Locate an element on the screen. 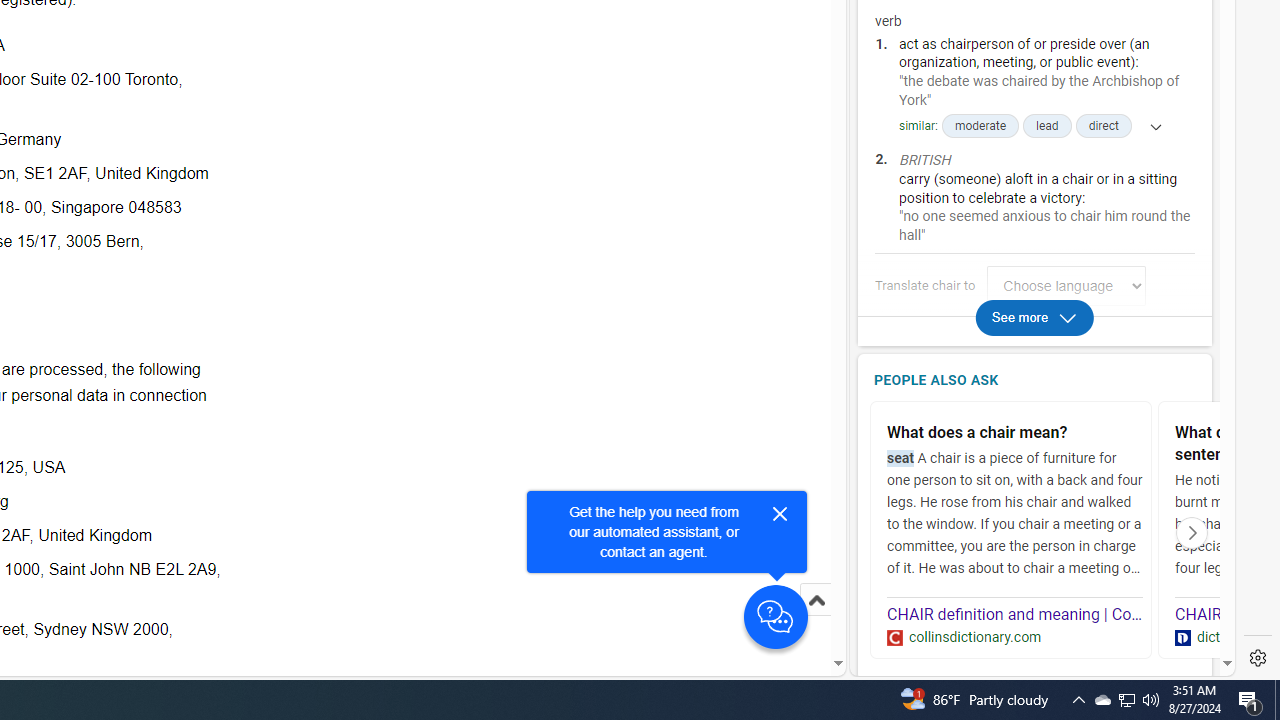 The width and height of the screenshot is (1280, 720). 'Translate chair to Choose language' is located at coordinates (1065, 286).